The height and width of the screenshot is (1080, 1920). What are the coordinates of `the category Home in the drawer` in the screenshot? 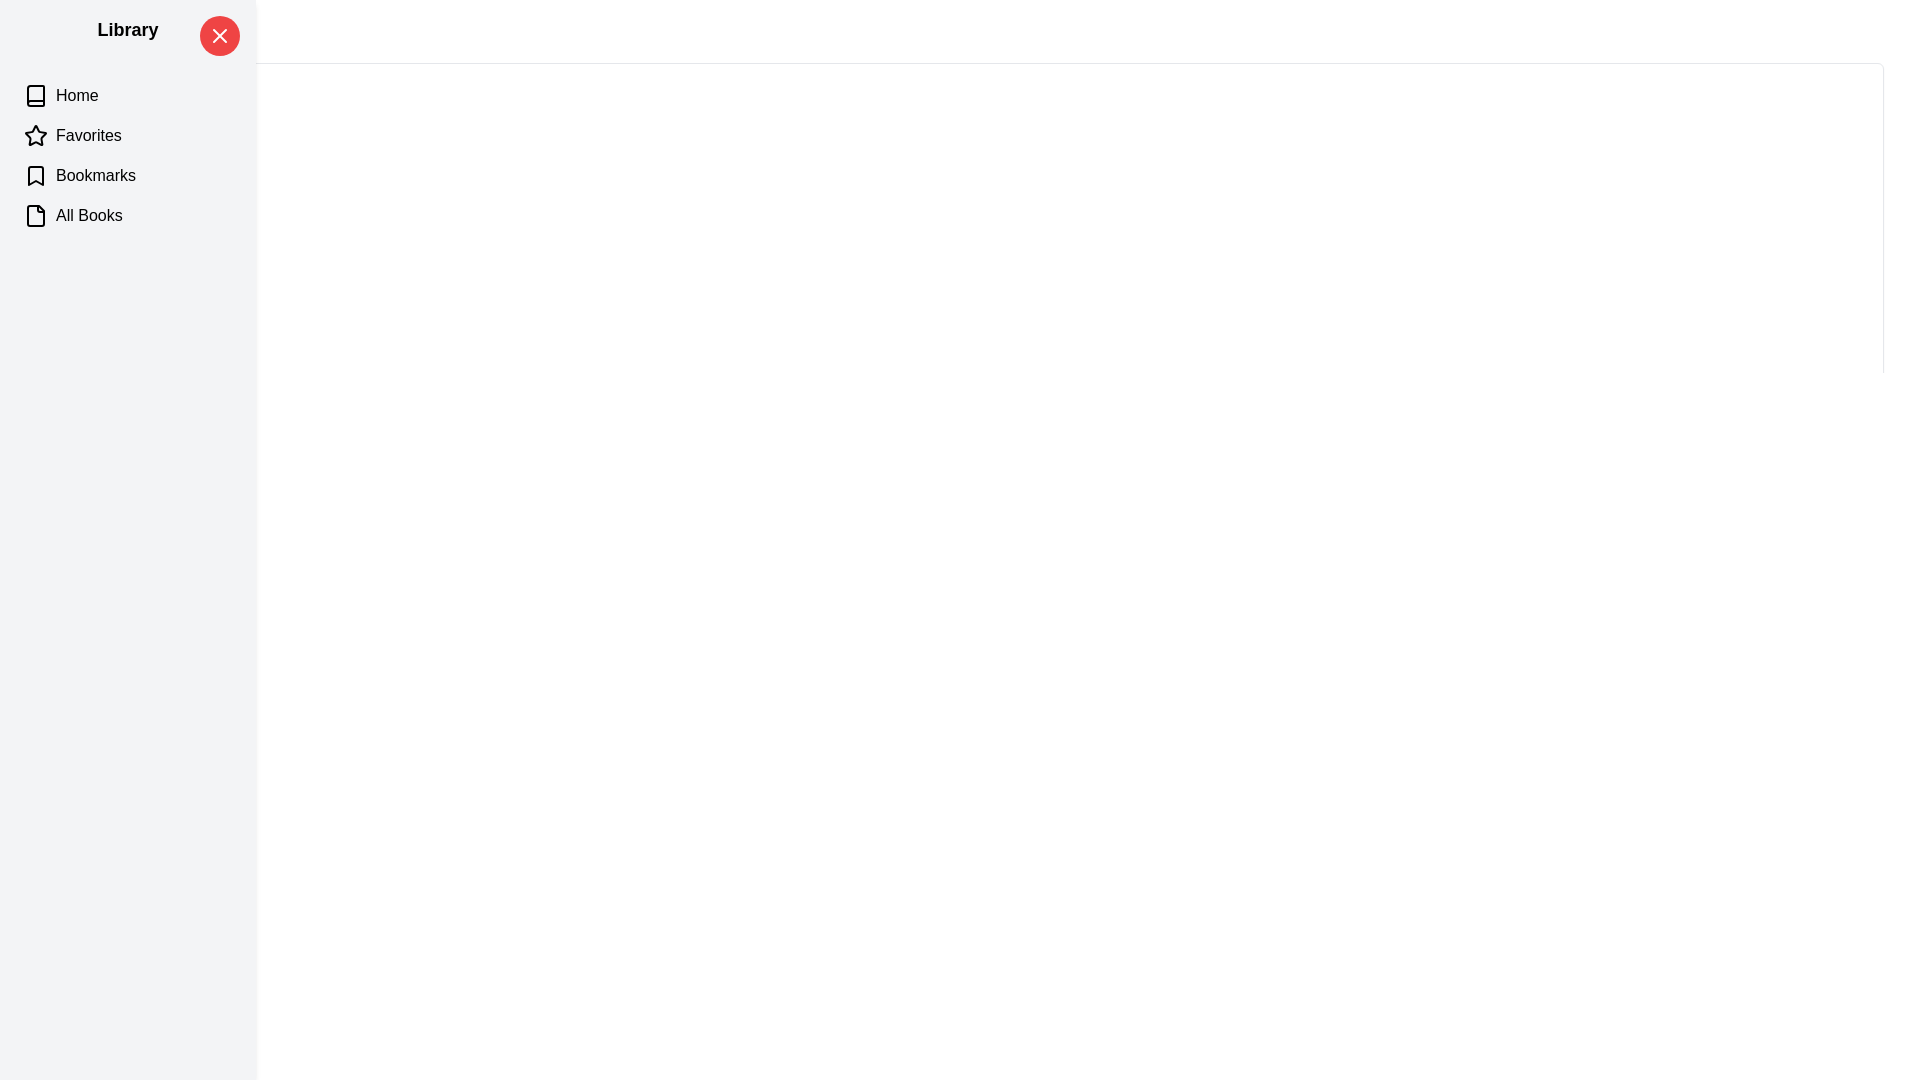 It's located at (127, 96).